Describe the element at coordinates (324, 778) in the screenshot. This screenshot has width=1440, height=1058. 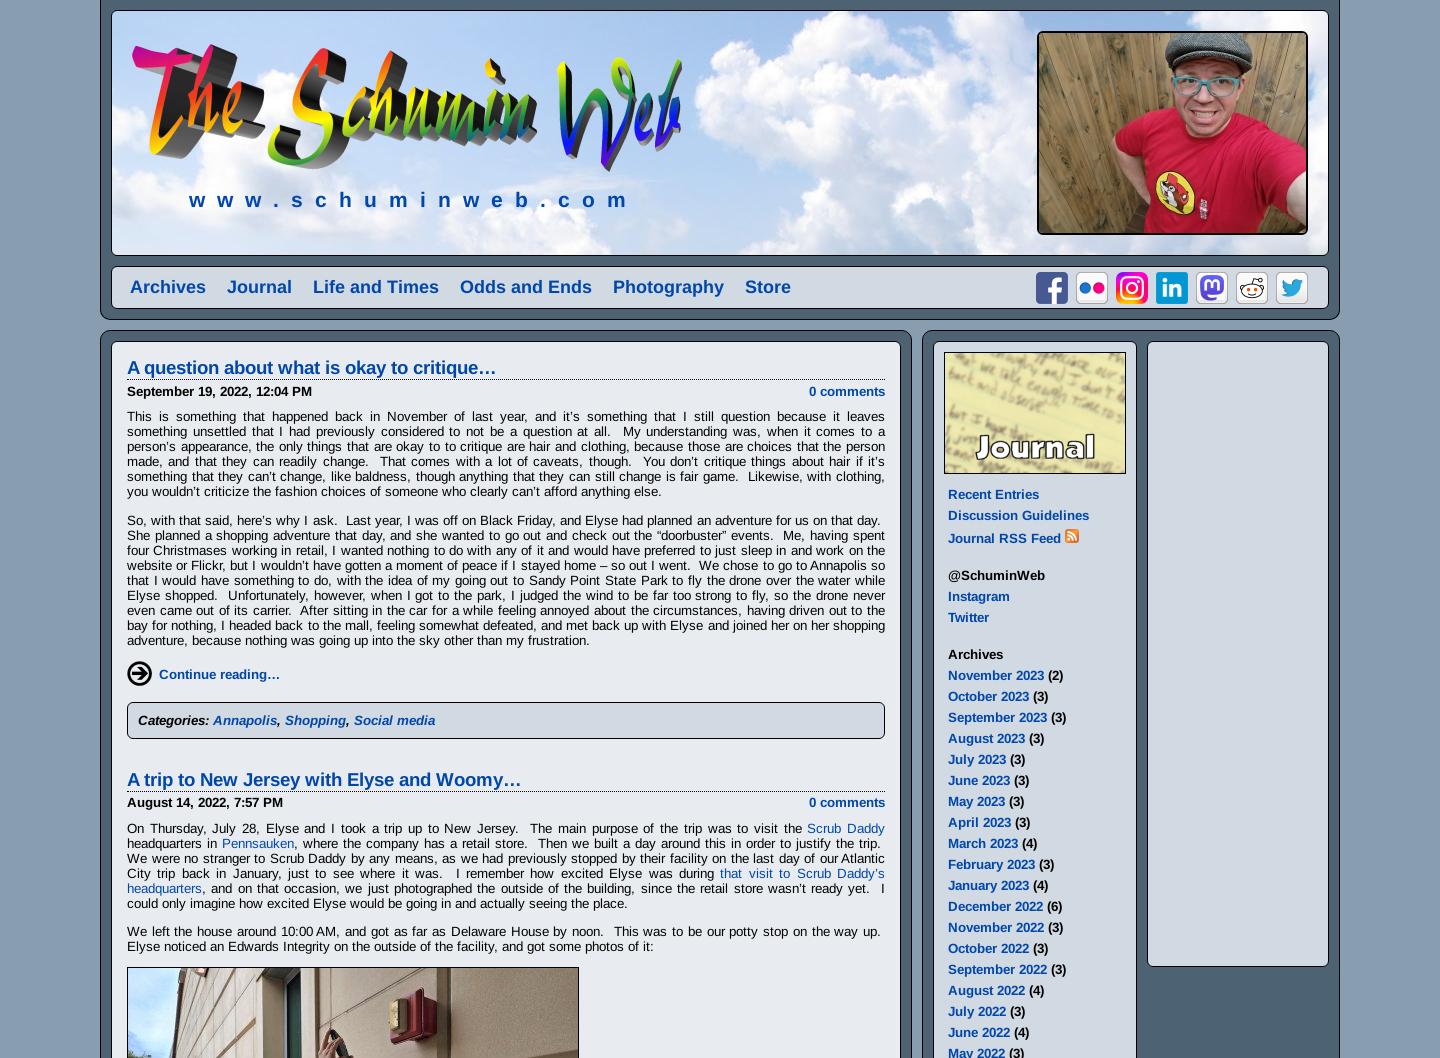
I see `'A trip to New Jersey with Elyse and Woomy…'` at that location.